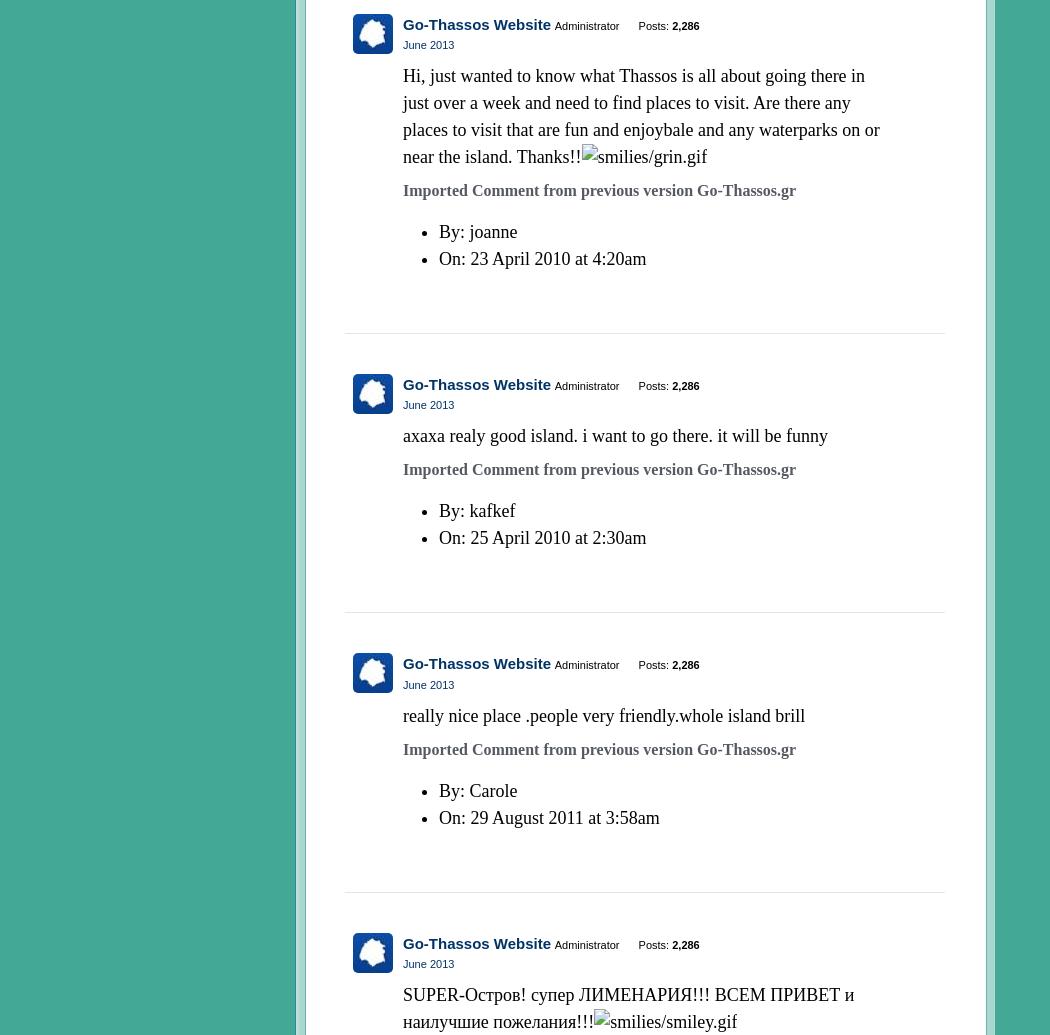 The width and height of the screenshot is (1050, 1035). What do you see at coordinates (553, 258) in the screenshot?
I see `': 23 April 2010 at 4:20am'` at bounding box center [553, 258].